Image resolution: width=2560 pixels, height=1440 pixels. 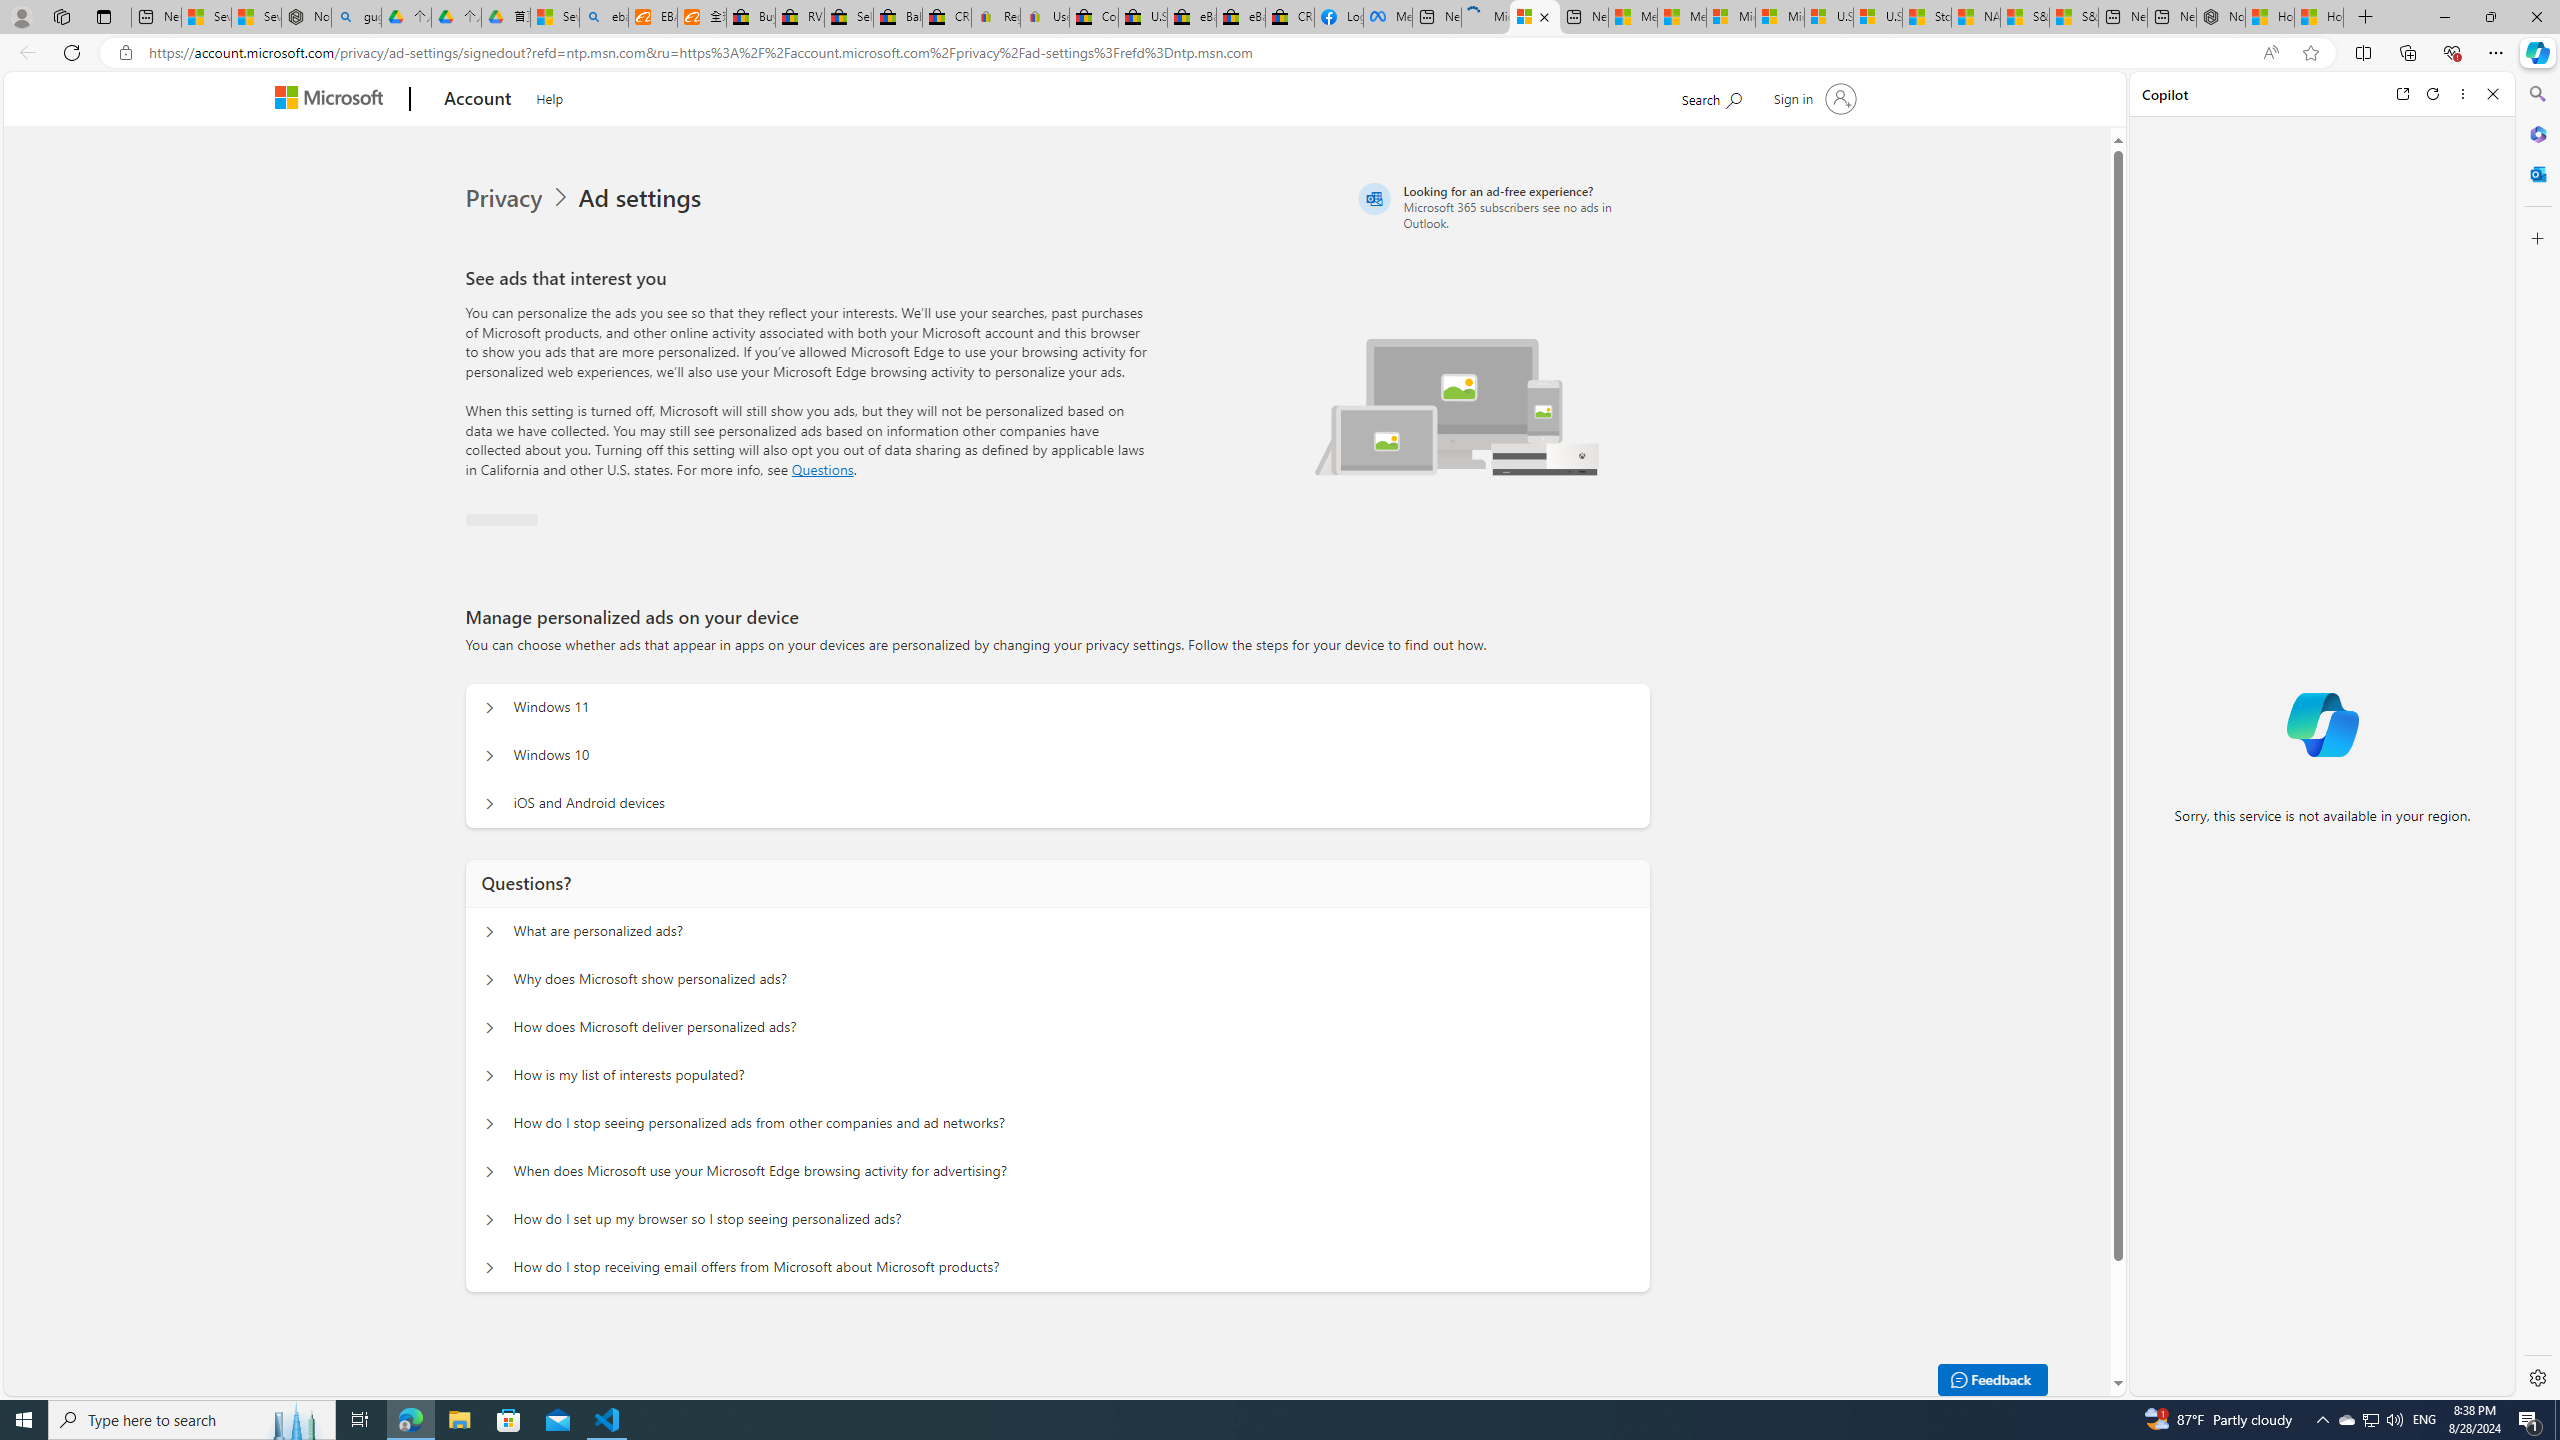 What do you see at coordinates (2535, 237) in the screenshot?
I see `'Customize'` at bounding box center [2535, 237].